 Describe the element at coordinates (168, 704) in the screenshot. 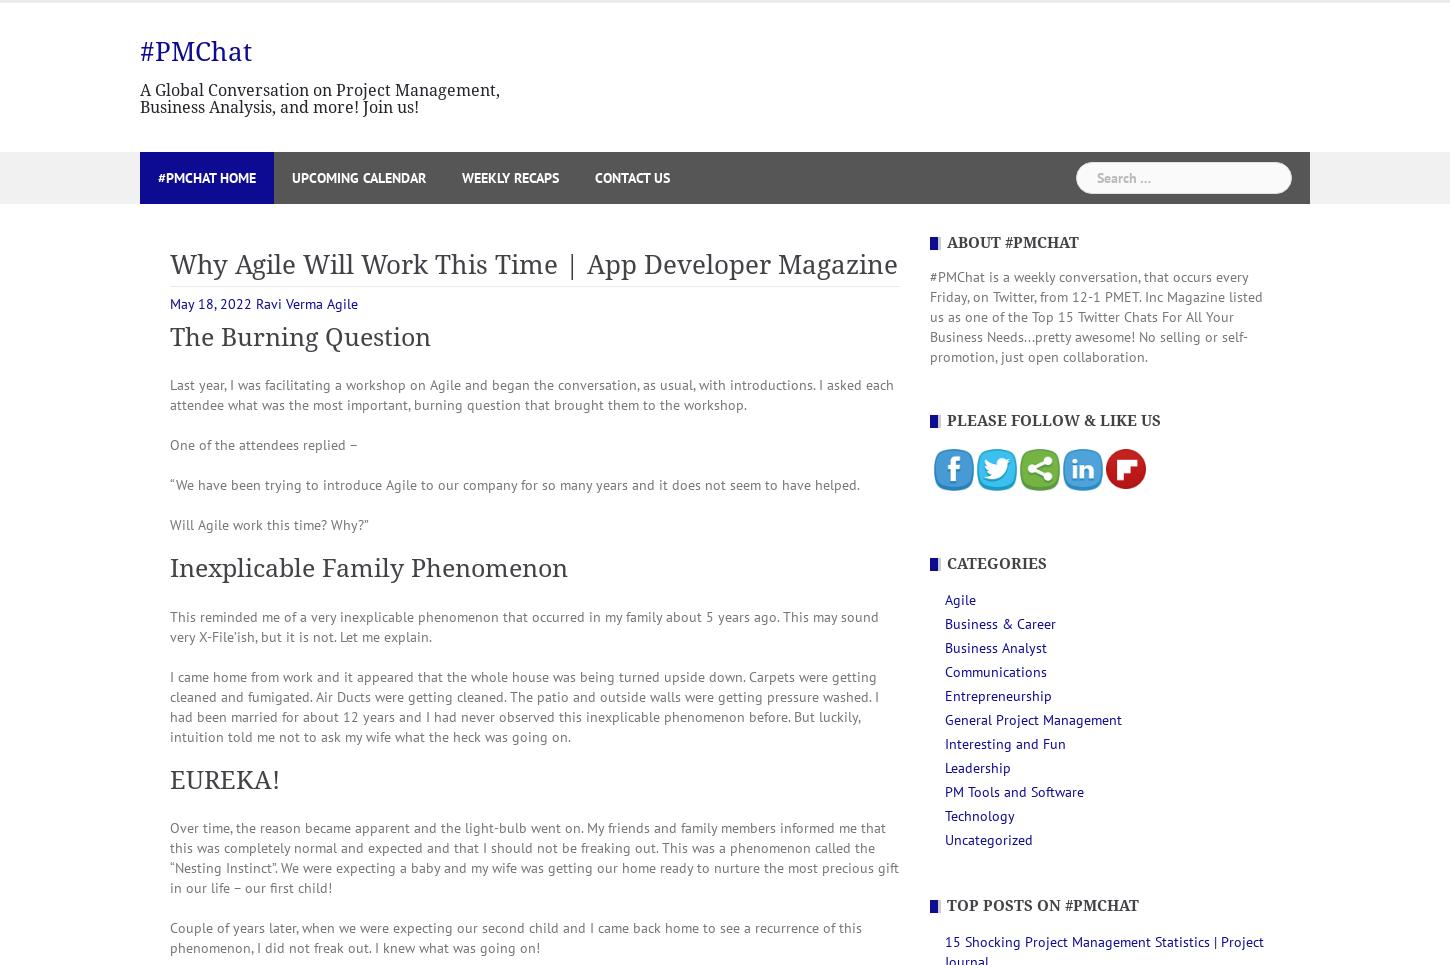

I see `'I came home from work and it appeared that the whole house was being turned upside down. Carpets were getting cleaned and fumigated. Air Ducts were getting cleaned. The patio and outside walls were getting pressure washed. I had been married for about 12 years and I had never observed this inexplicable phenomenon before. But luckily, intuition told me not to ask my wife what the heck was going on.'` at that location.